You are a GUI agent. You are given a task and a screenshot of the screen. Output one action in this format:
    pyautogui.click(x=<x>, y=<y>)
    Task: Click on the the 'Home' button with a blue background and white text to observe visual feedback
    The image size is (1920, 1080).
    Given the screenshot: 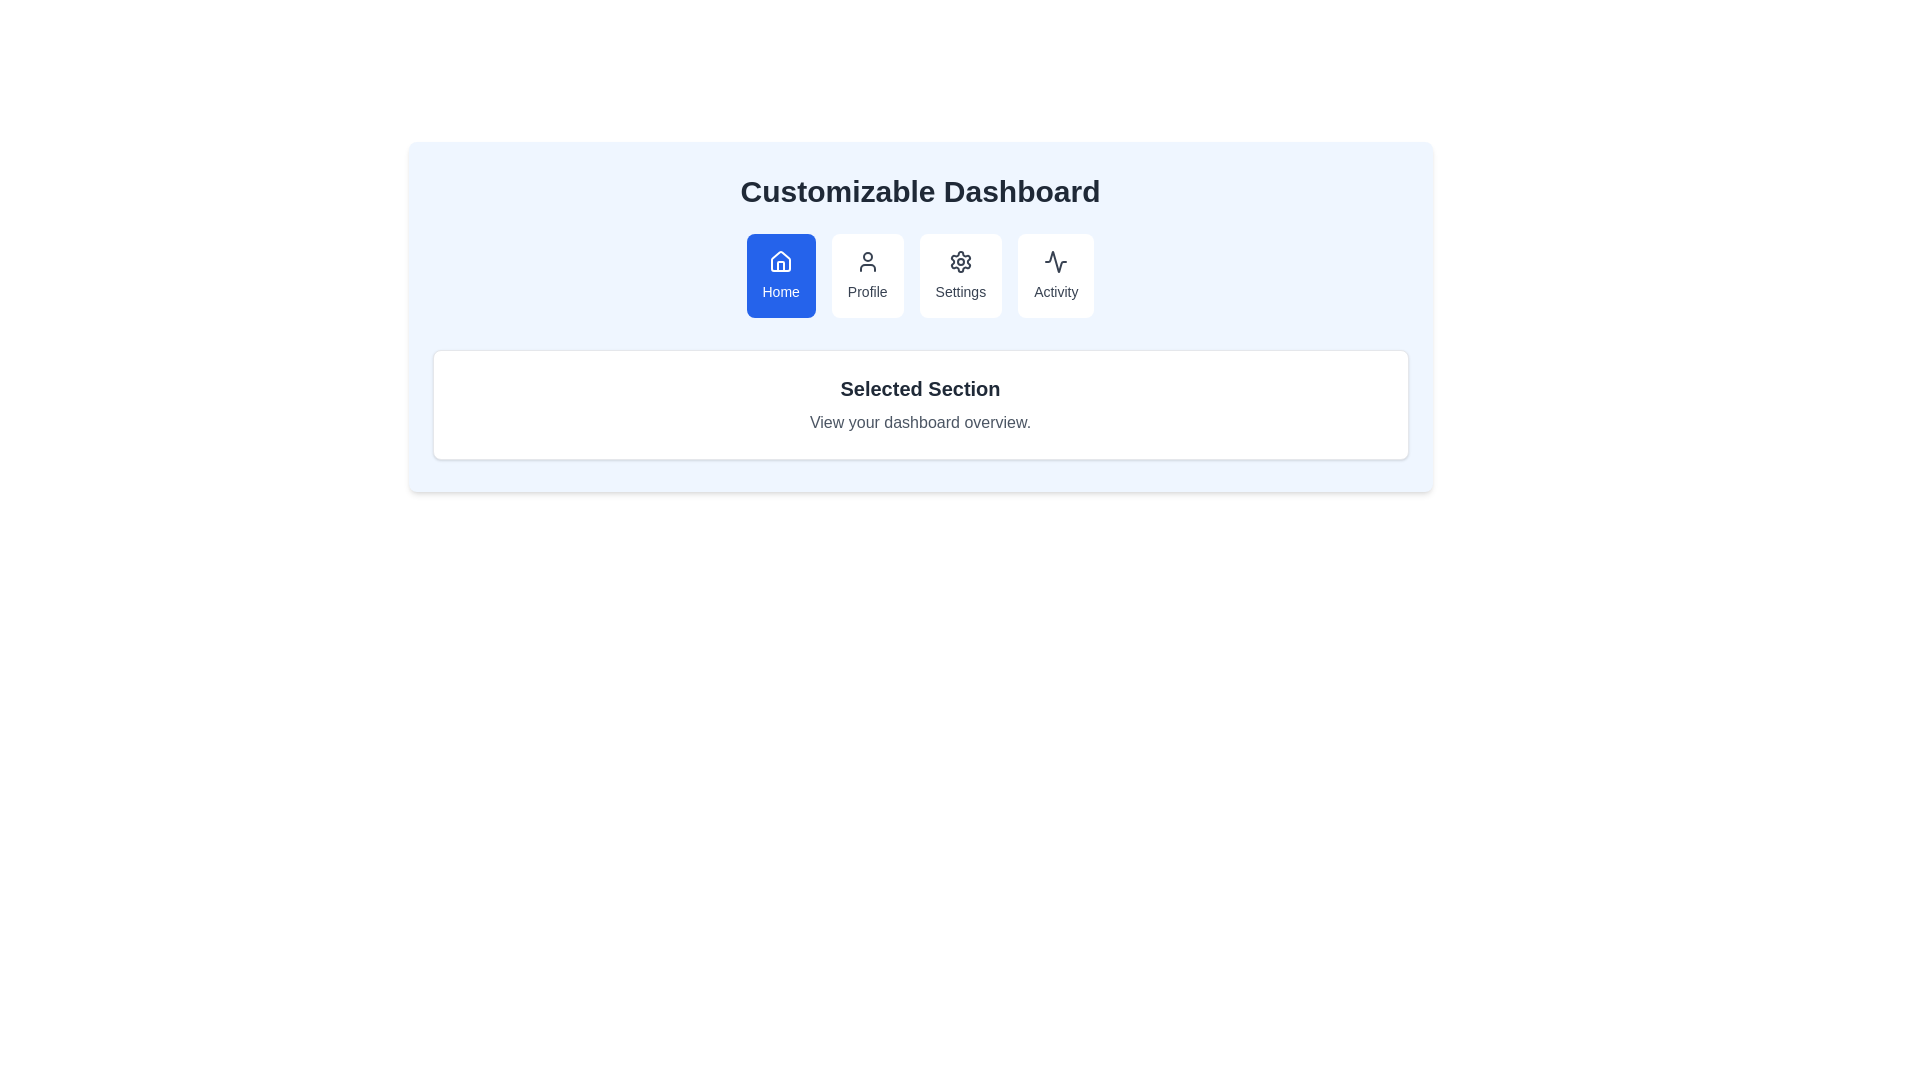 What is the action you would take?
    pyautogui.click(x=780, y=276)
    